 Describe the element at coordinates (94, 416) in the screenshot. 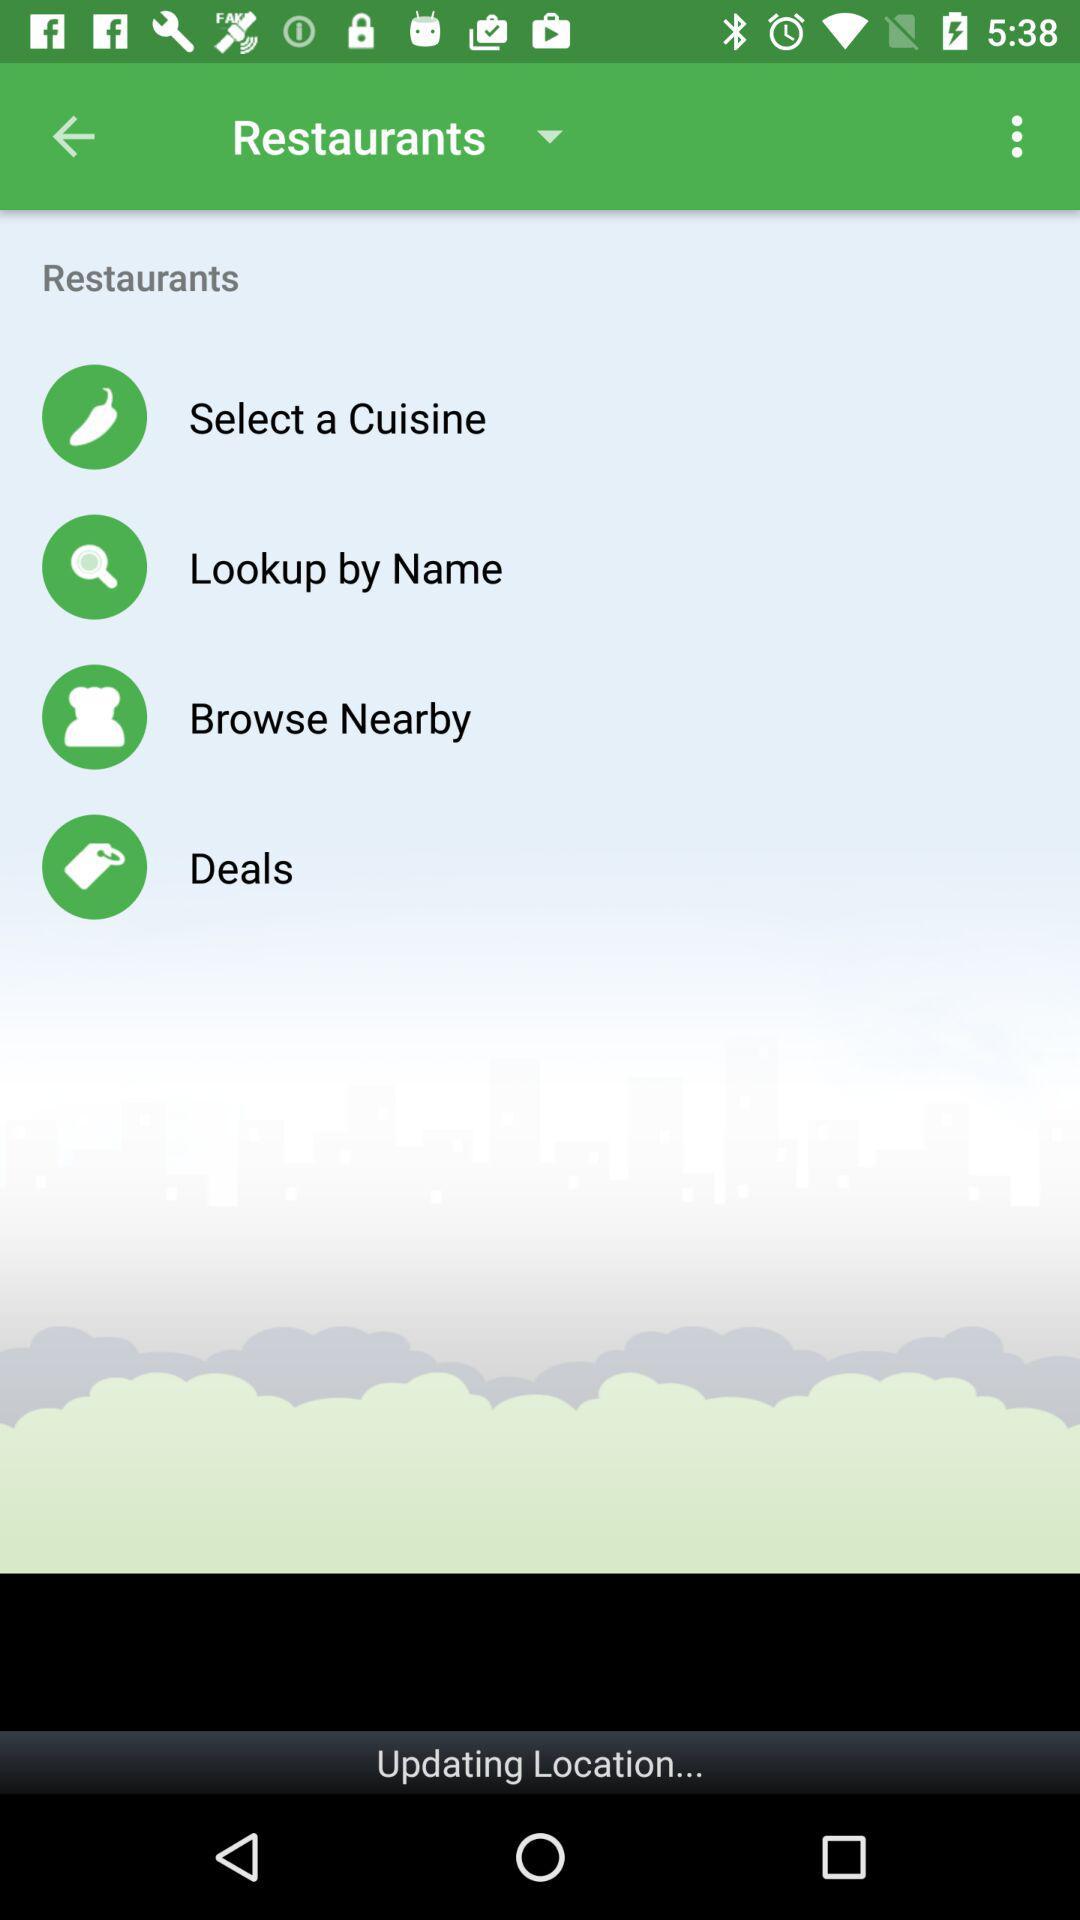

I see `the icon left to the text select a cuisine` at that location.